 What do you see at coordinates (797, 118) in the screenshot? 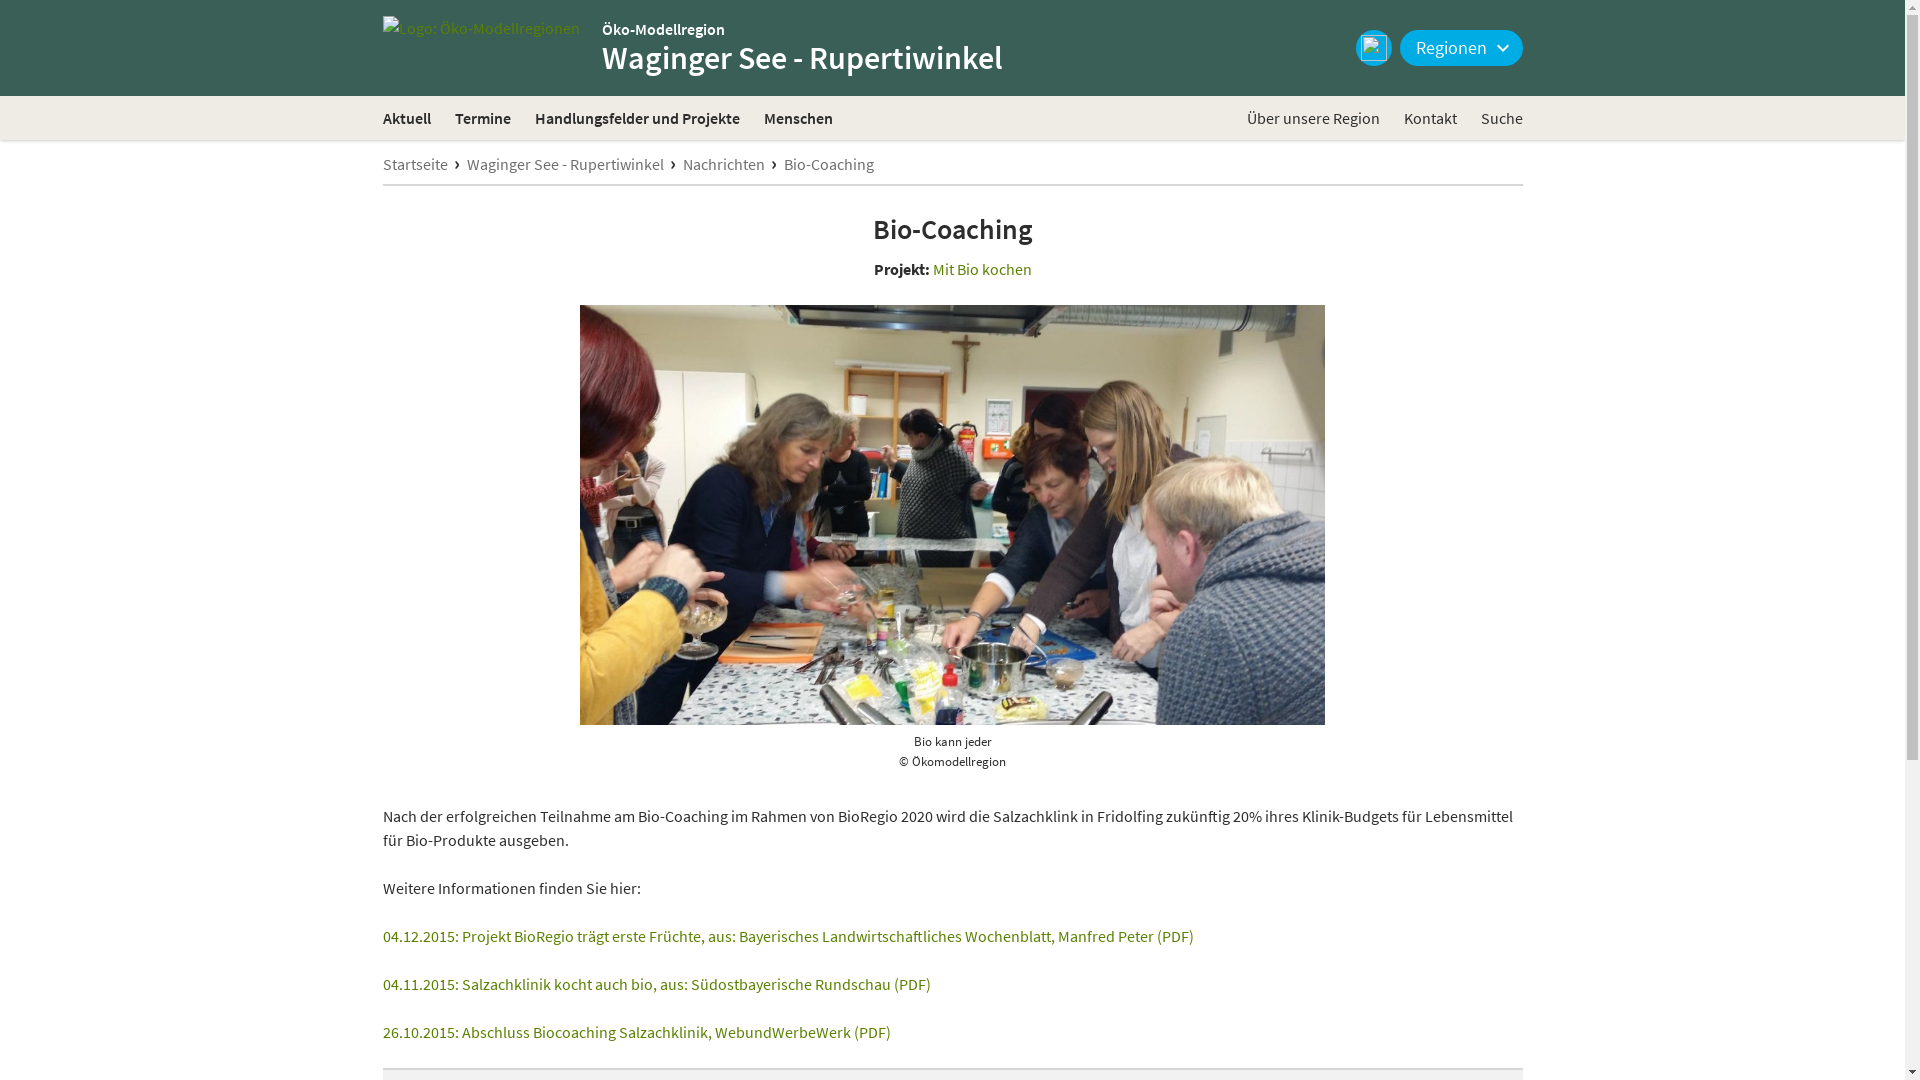
I see `'Menschen'` at bounding box center [797, 118].